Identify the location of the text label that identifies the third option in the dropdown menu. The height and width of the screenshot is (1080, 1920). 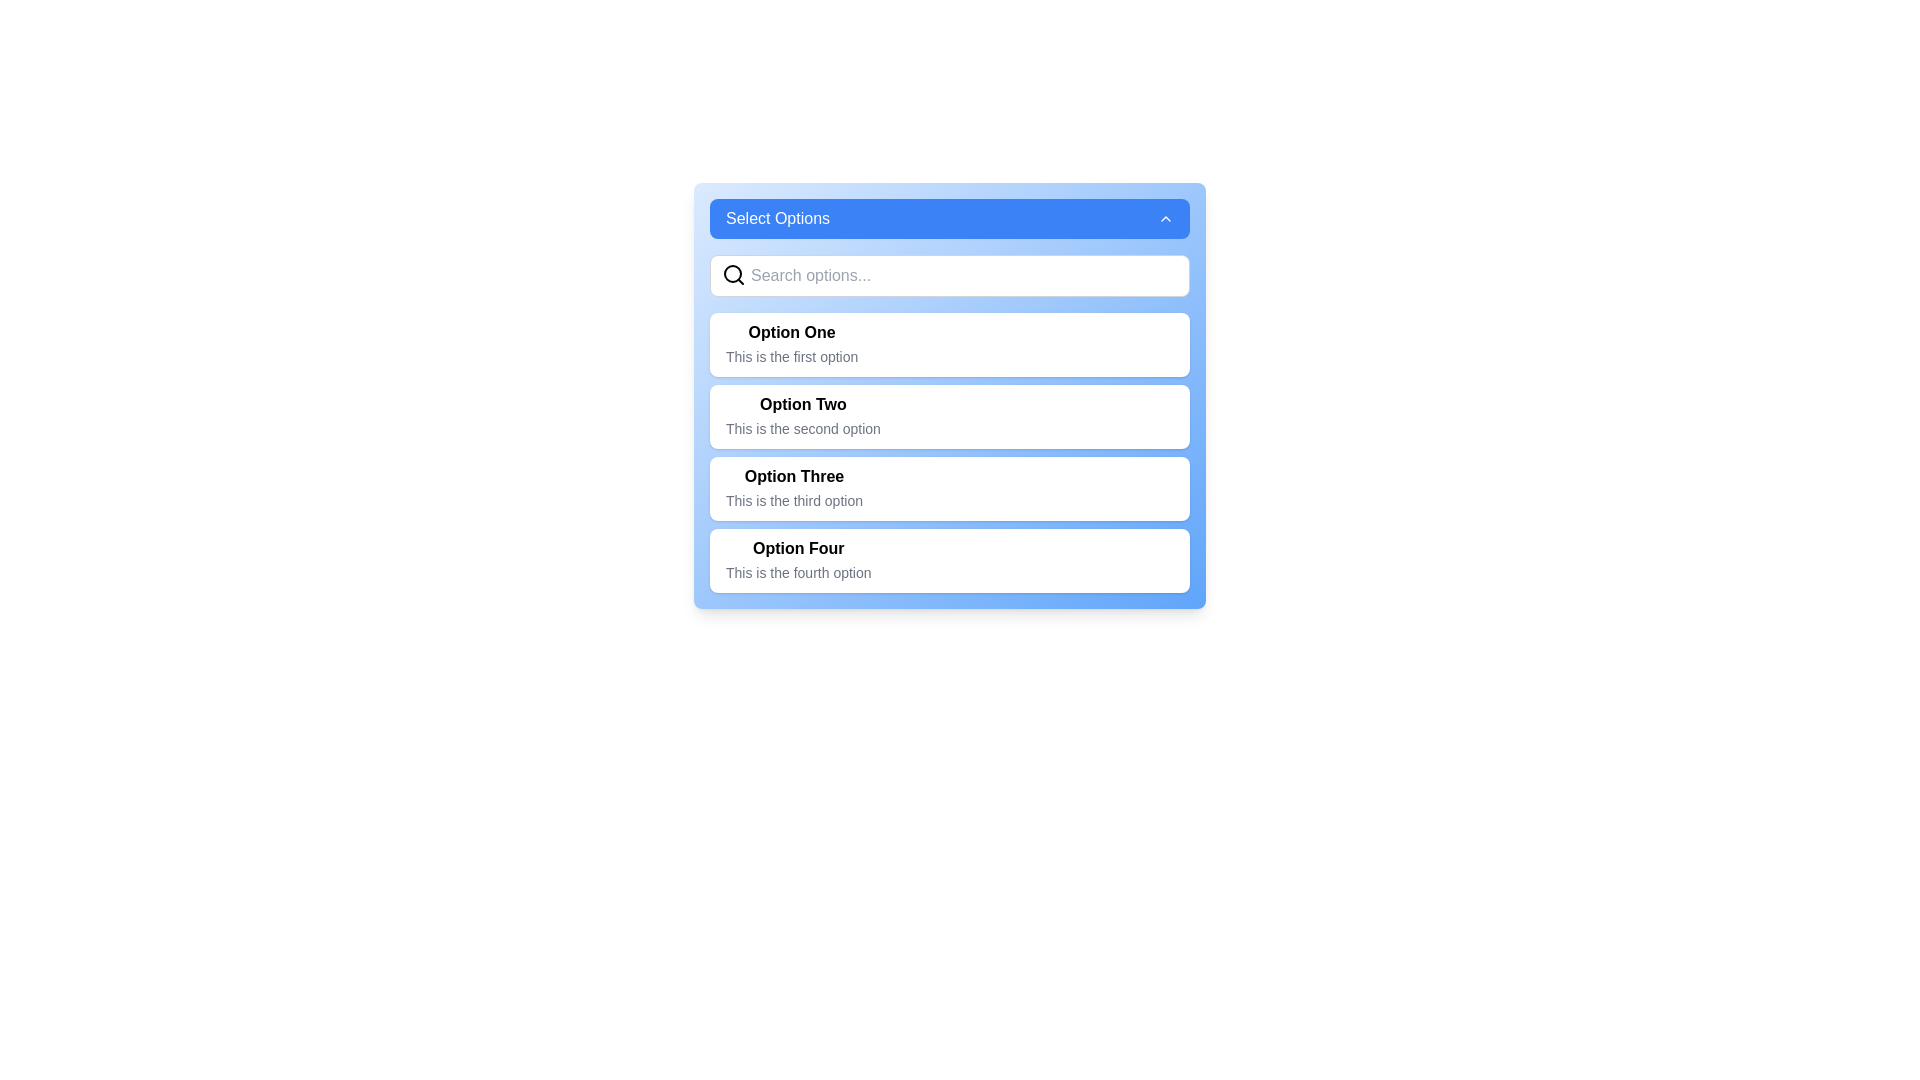
(793, 477).